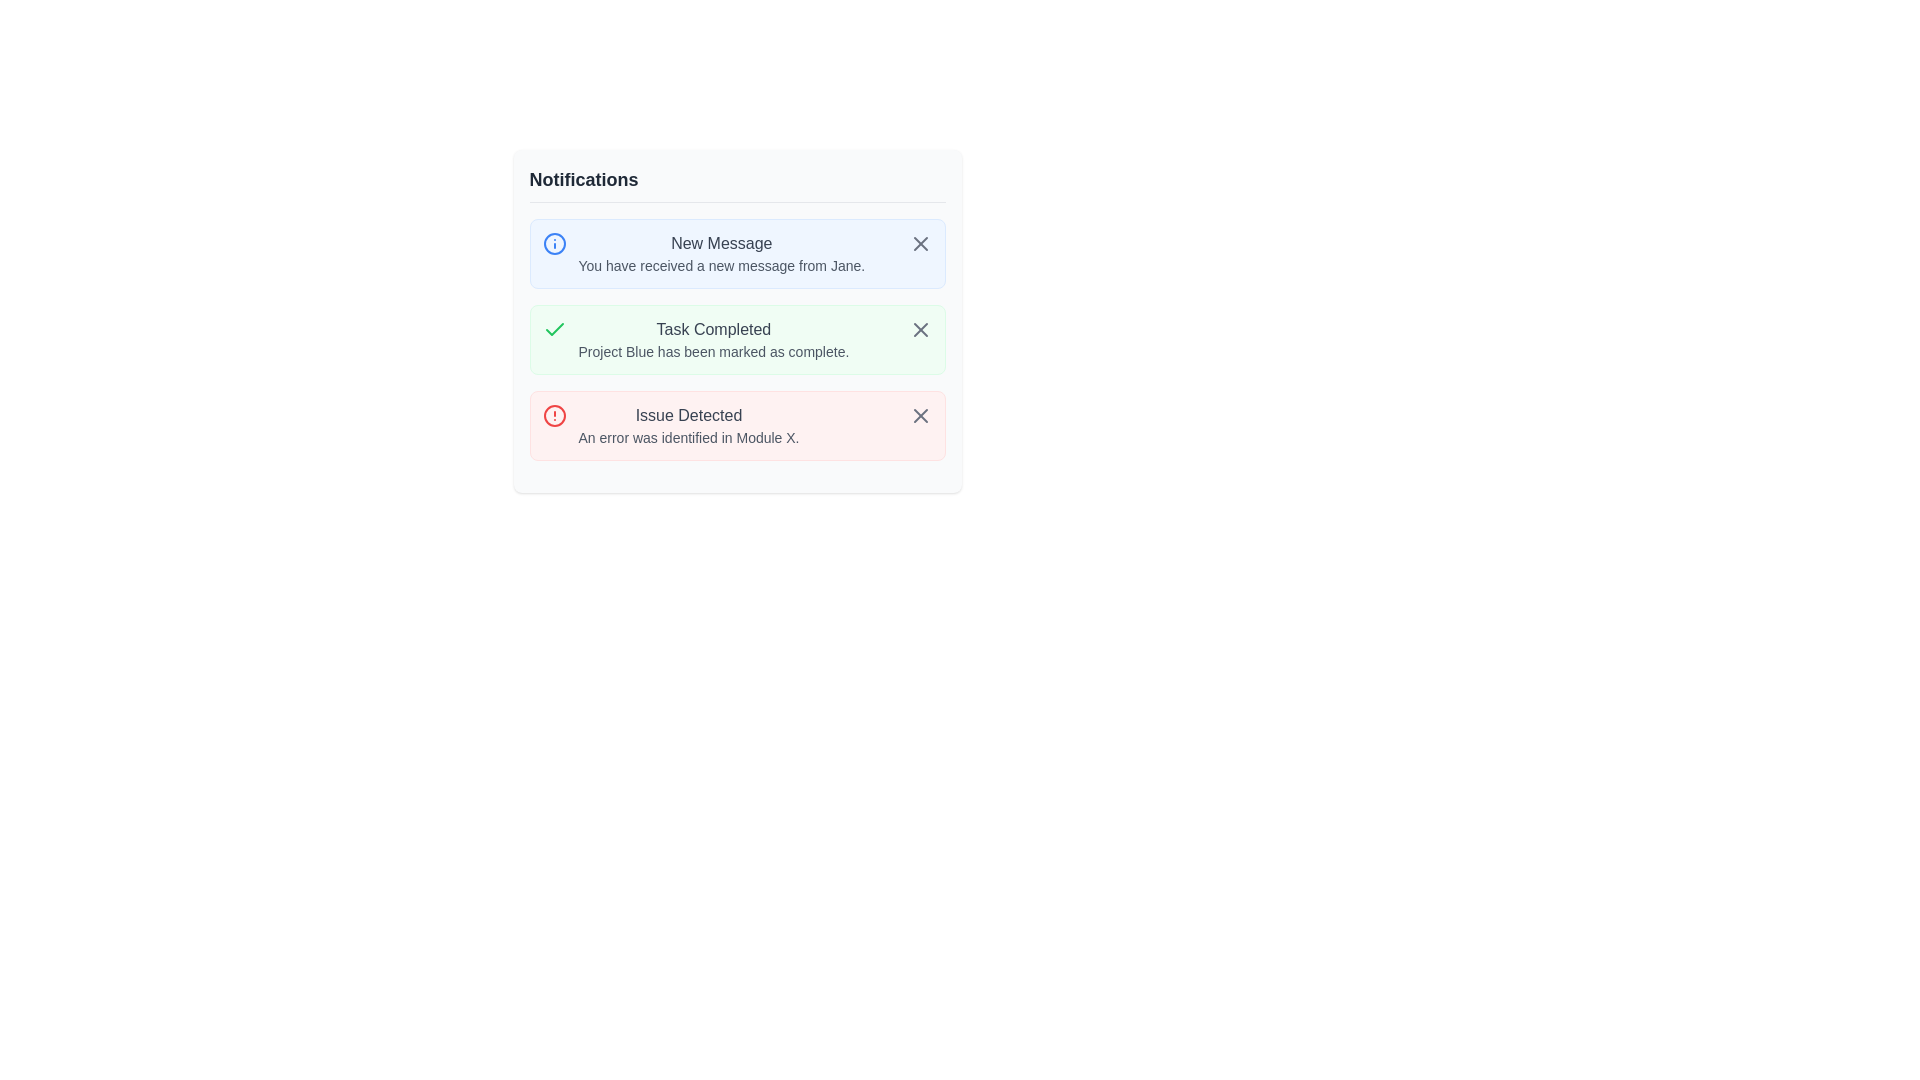 Image resolution: width=1920 pixels, height=1080 pixels. What do you see at coordinates (919, 329) in the screenshot?
I see `the close icon (represented by an 'X') in the 'Task Completed' notification box` at bounding box center [919, 329].